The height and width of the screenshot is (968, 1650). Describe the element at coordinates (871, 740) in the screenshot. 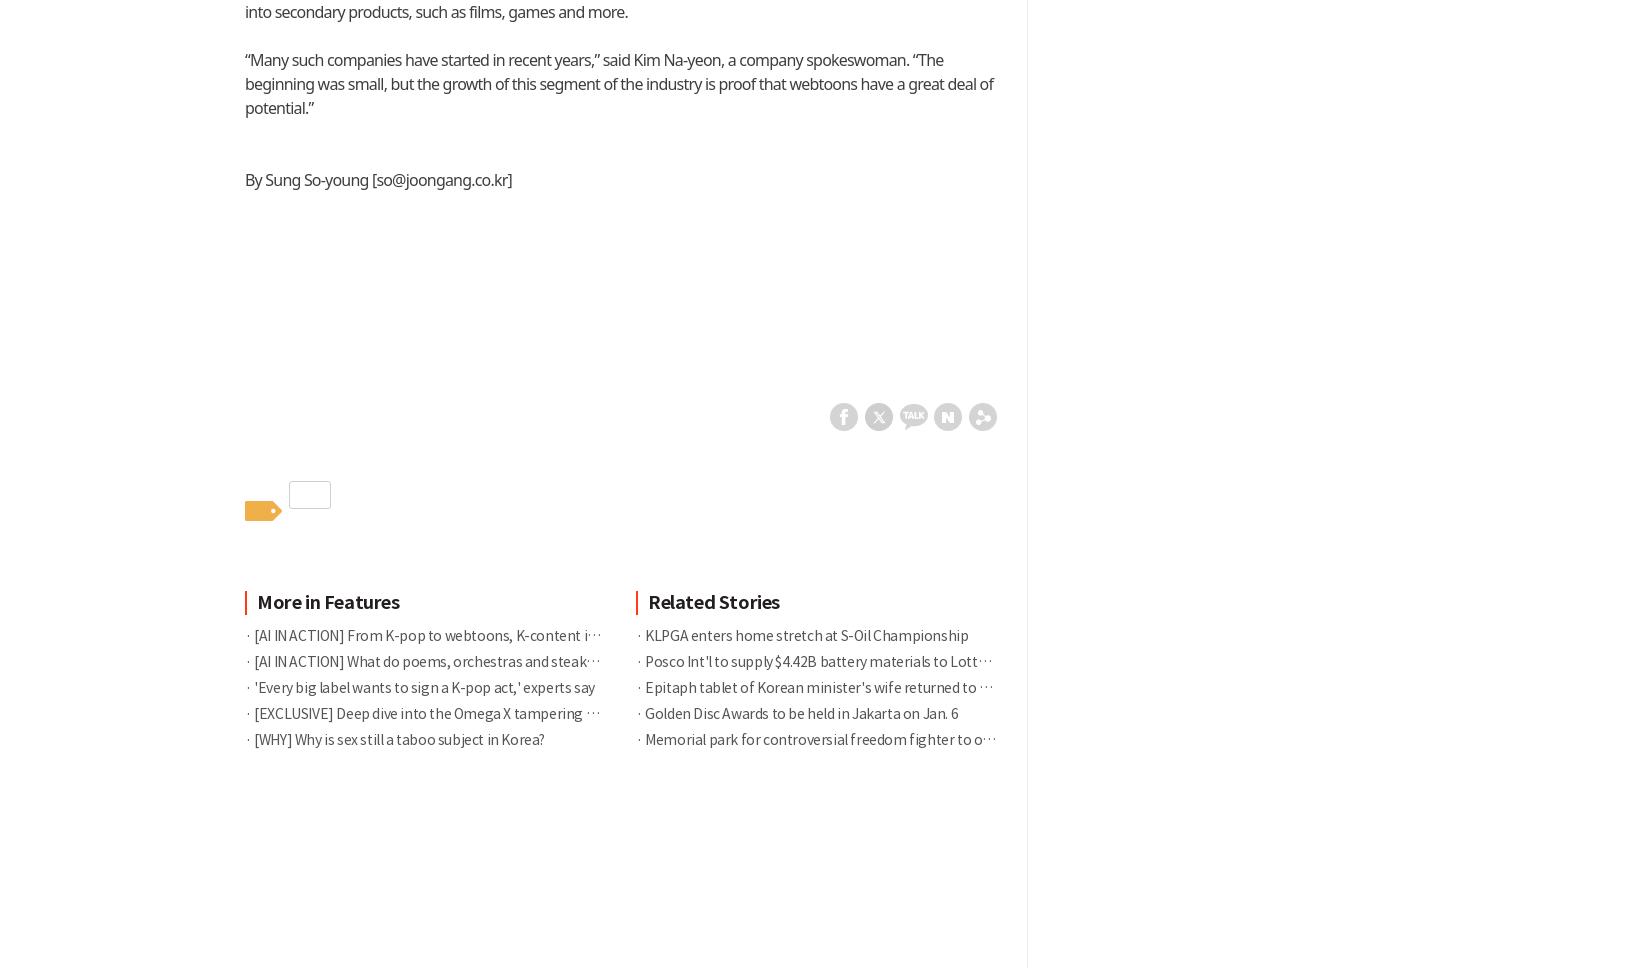

I see `'Memorial park for controversial freedom fighter to open in Kazakhstan'` at that location.